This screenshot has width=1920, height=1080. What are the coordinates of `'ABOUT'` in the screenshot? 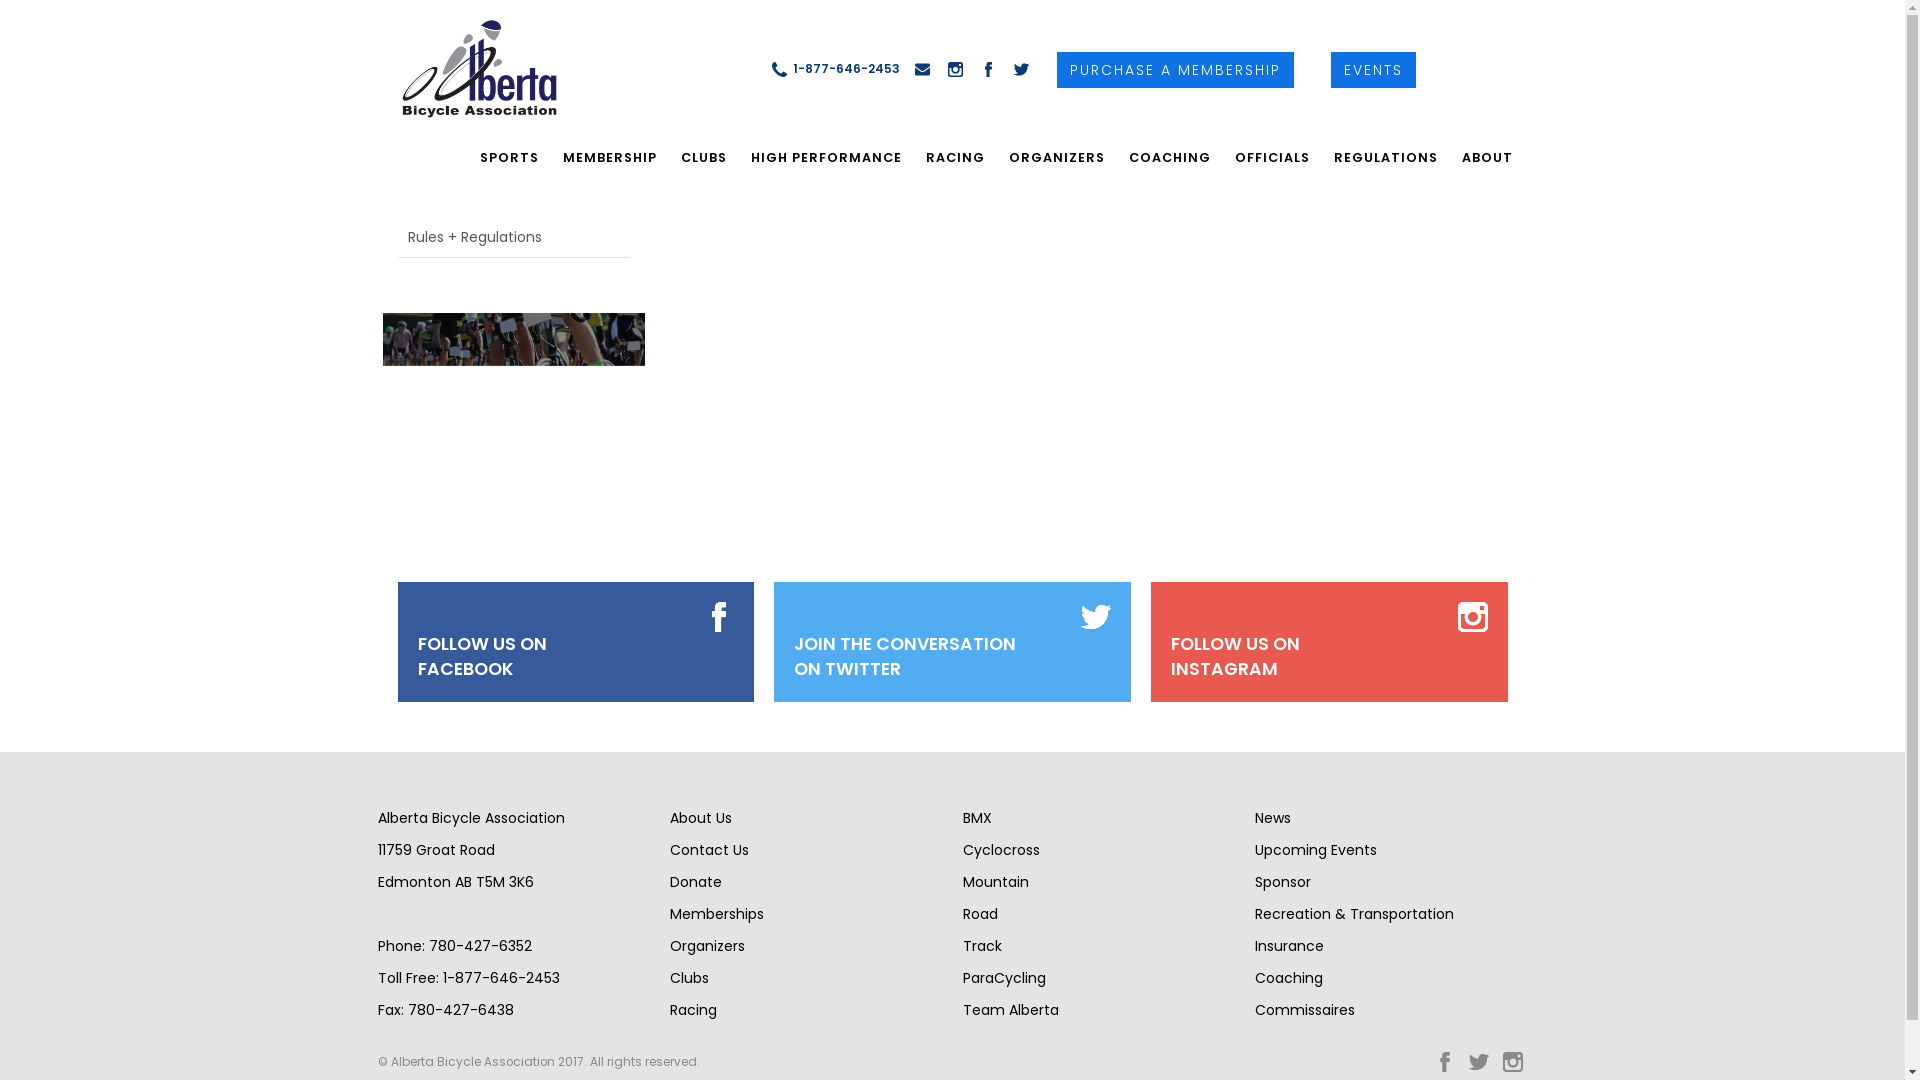 It's located at (1487, 157).